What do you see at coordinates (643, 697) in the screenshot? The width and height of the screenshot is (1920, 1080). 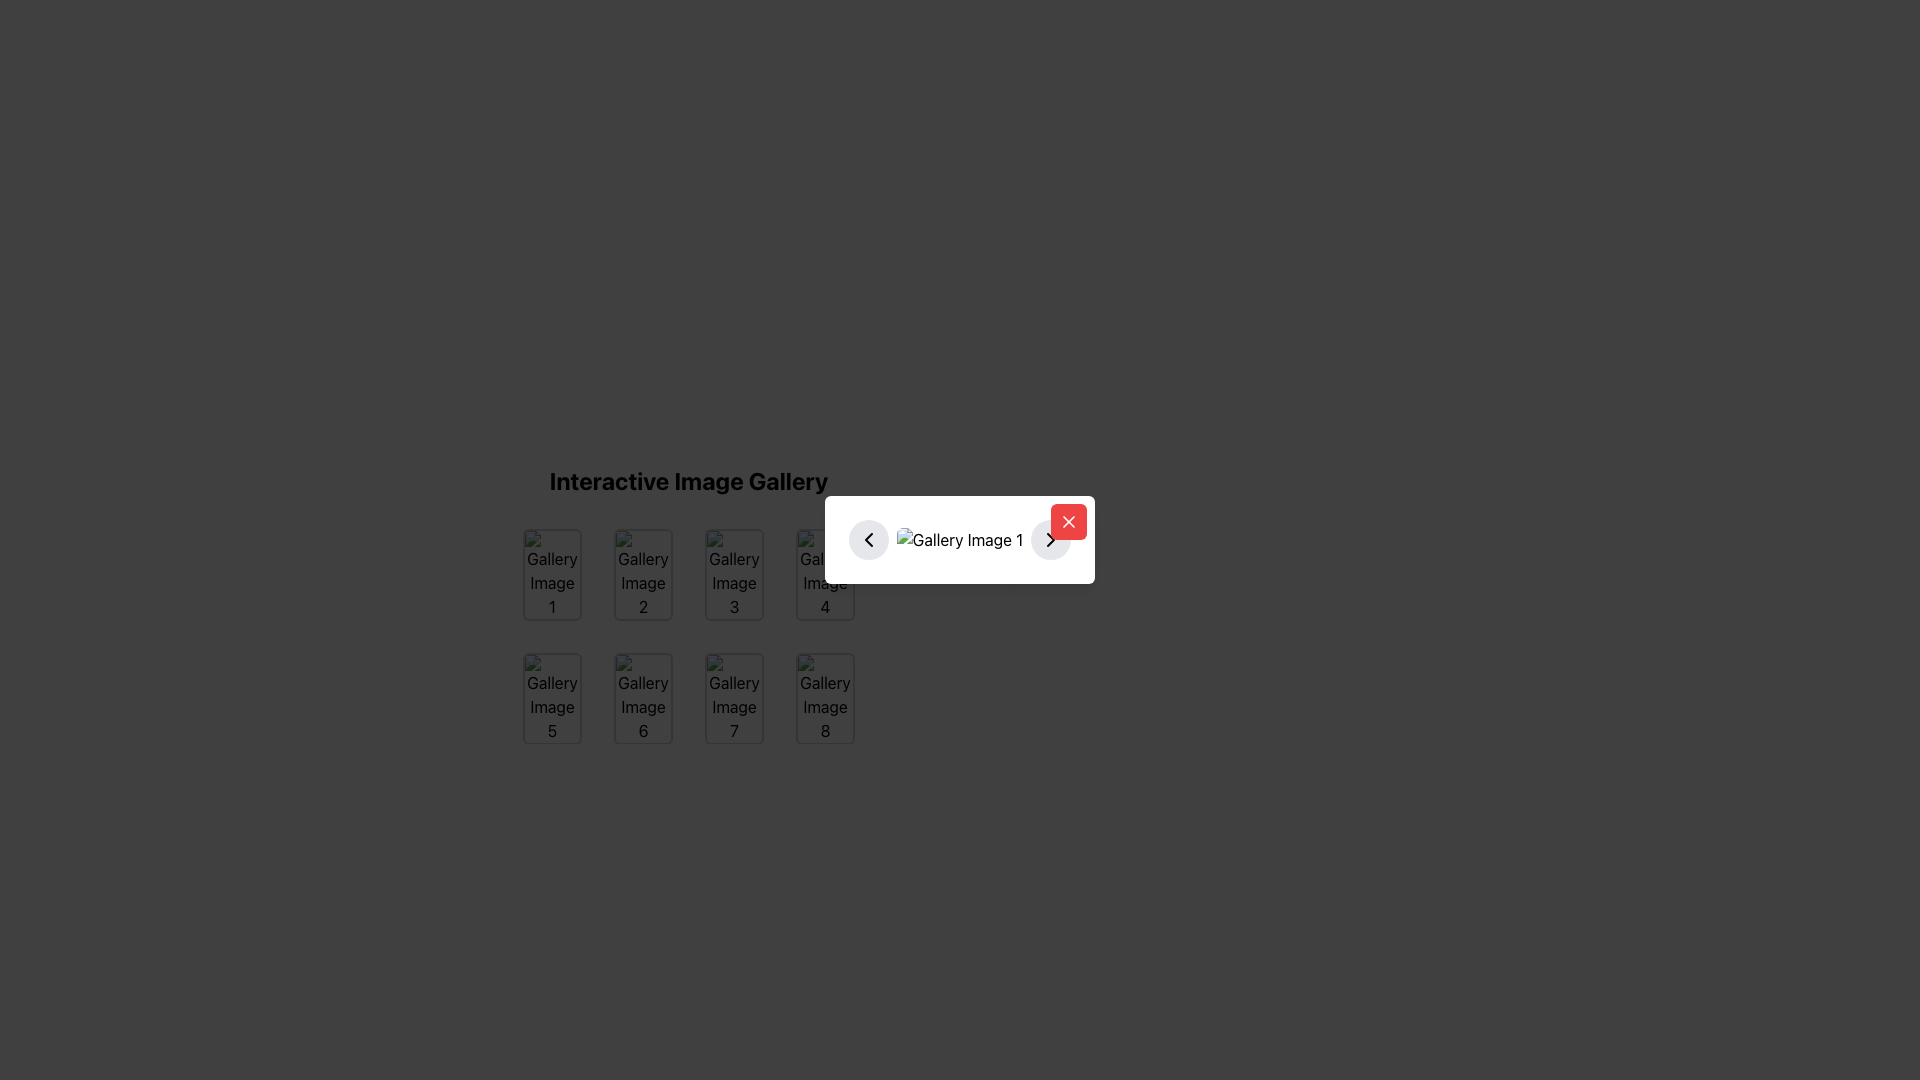 I see `the Thumbnail Image located in the gallery interface, which serves as a clickable element` at bounding box center [643, 697].